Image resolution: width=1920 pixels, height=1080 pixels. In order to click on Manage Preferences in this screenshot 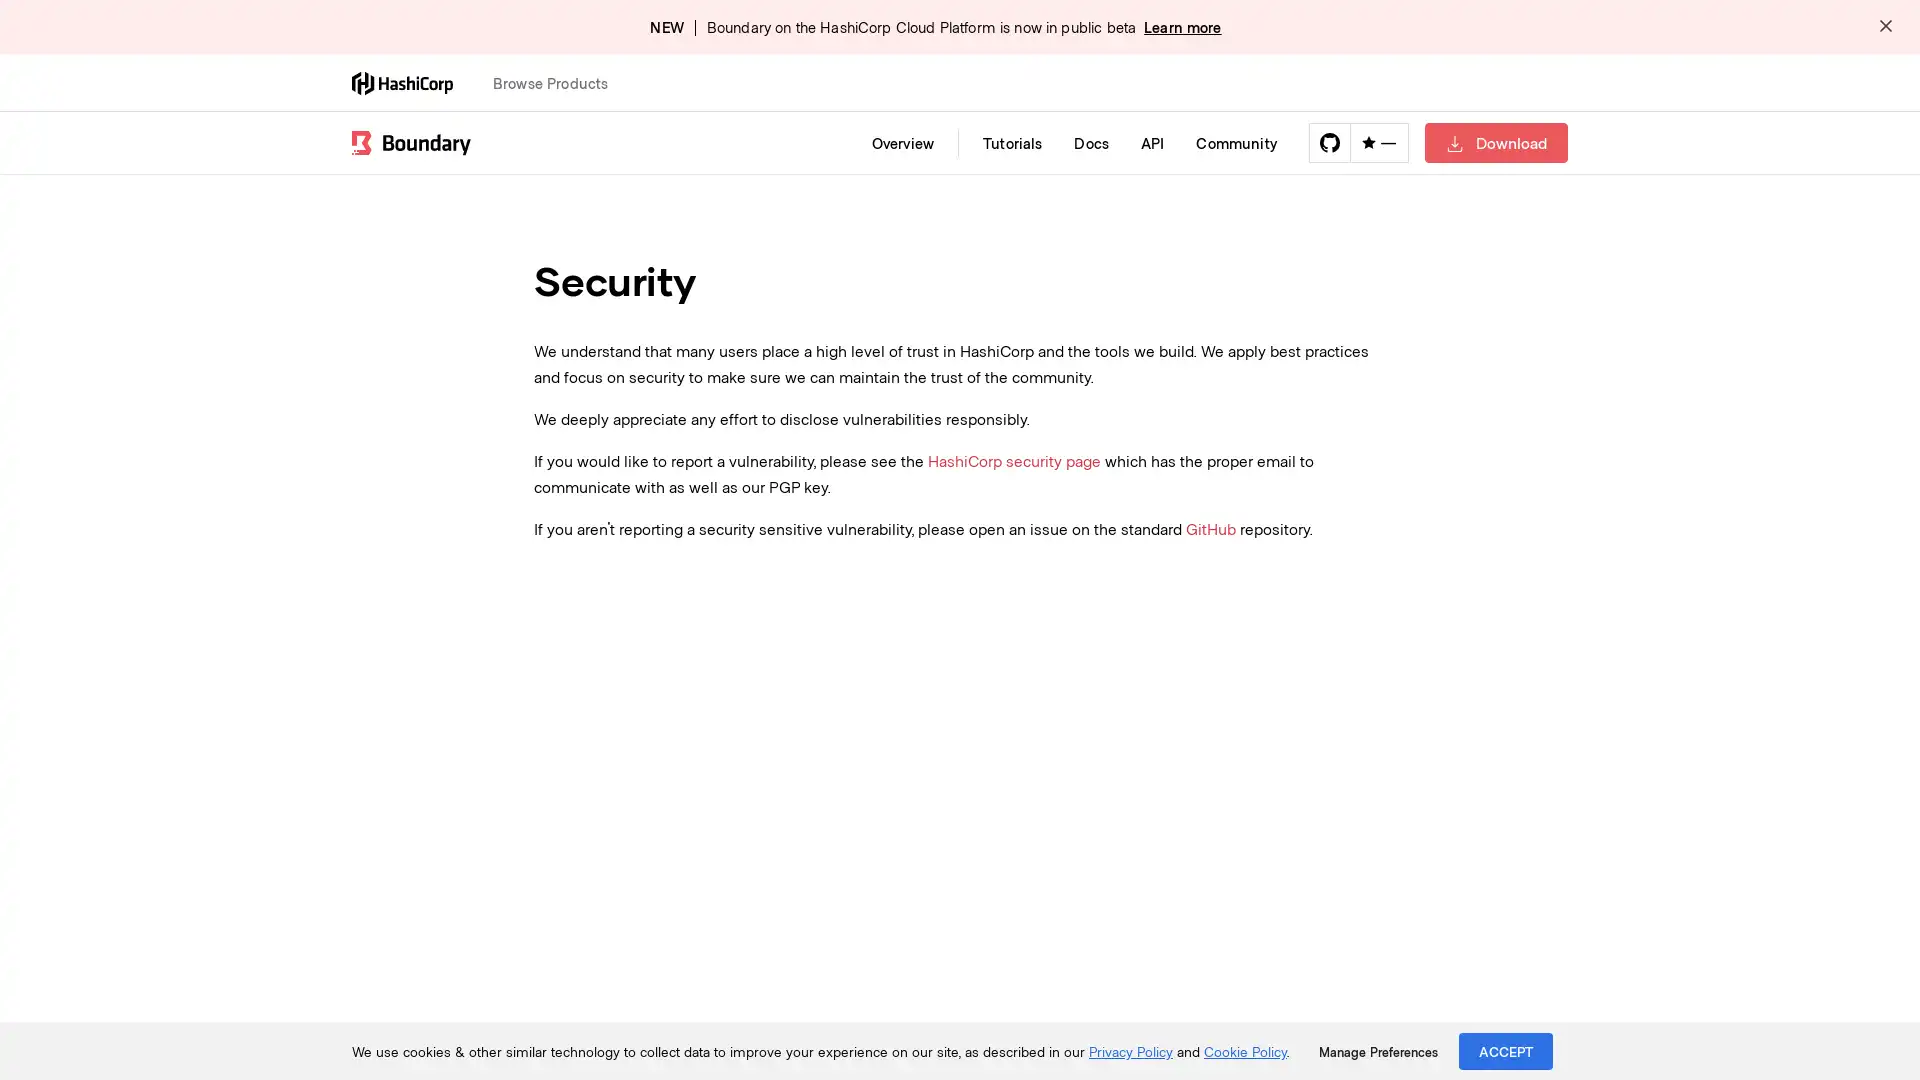, I will do `click(1377, 1051)`.